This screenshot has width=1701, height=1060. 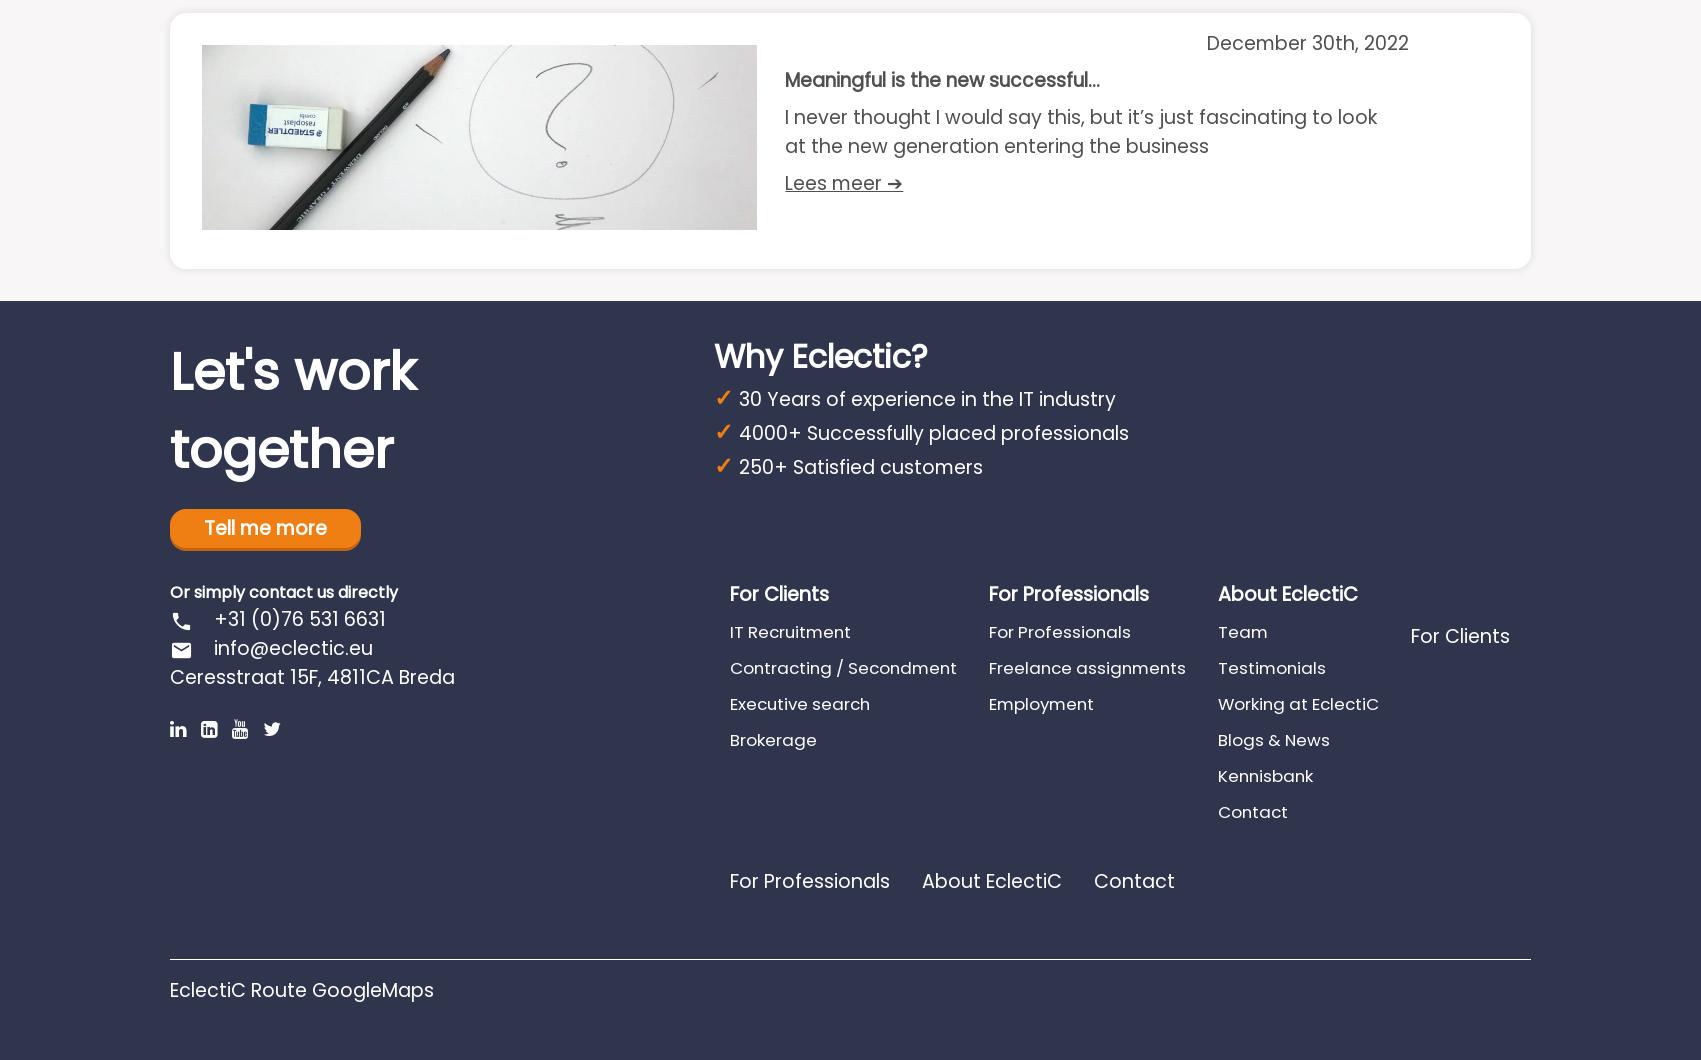 I want to click on '4000+ Successfully placed professionals', so click(x=933, y=431).